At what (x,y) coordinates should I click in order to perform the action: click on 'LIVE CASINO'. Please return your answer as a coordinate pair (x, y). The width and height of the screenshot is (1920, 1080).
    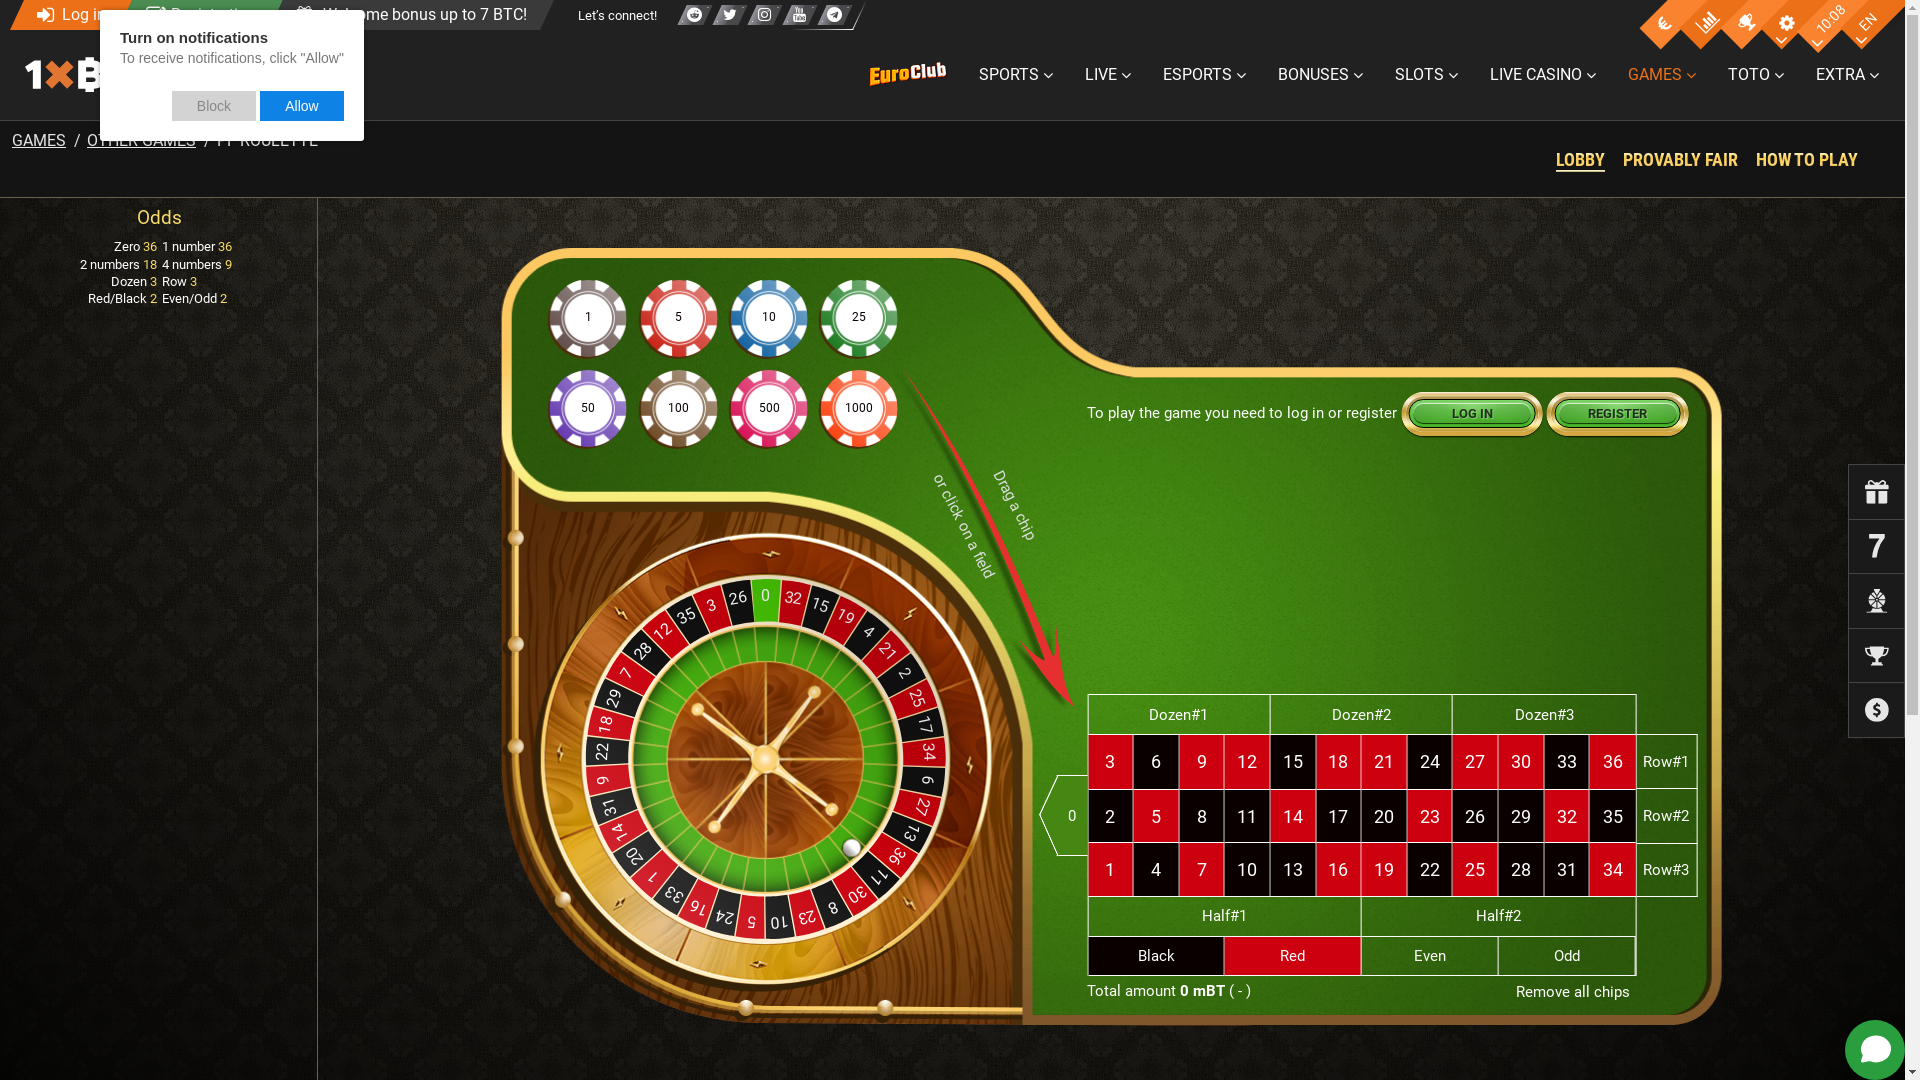
    Looking at the image, I should click on (1473, 73).